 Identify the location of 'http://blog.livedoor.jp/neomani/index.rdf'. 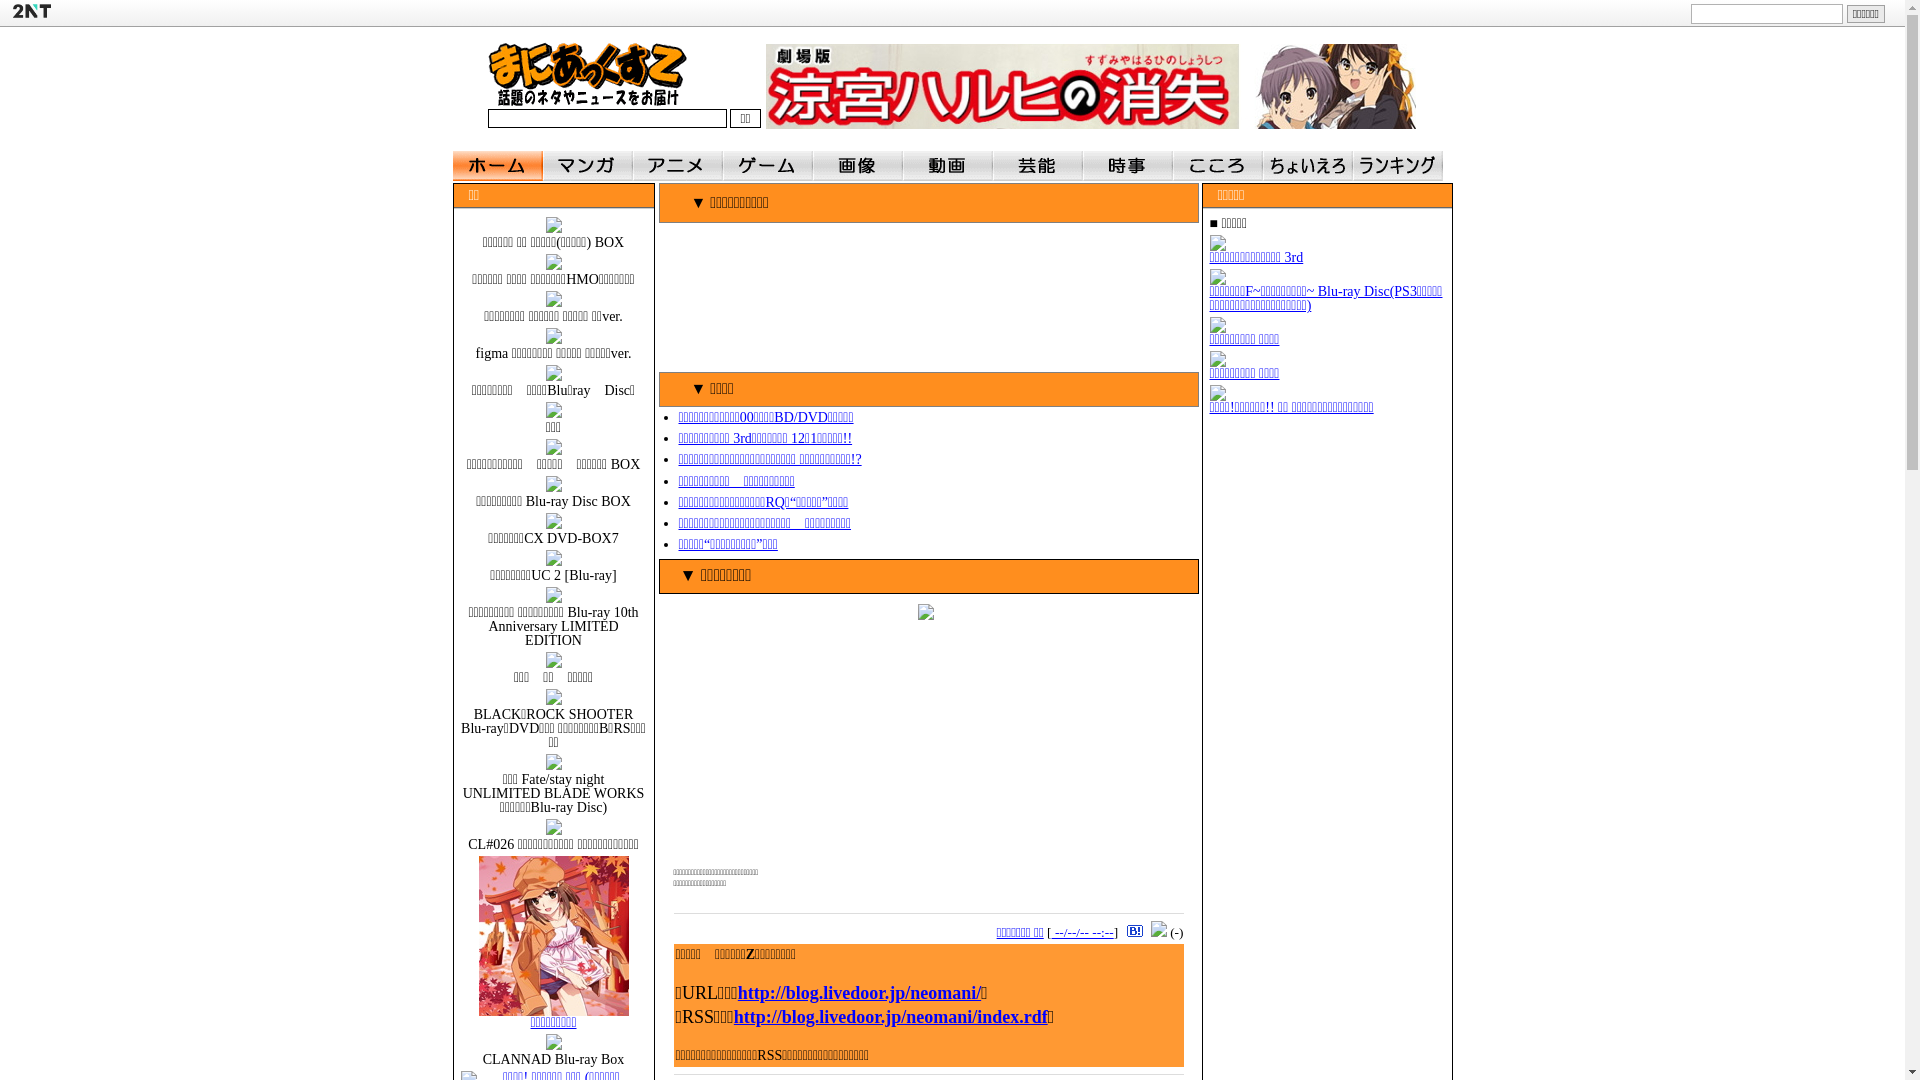
(890, 1017).